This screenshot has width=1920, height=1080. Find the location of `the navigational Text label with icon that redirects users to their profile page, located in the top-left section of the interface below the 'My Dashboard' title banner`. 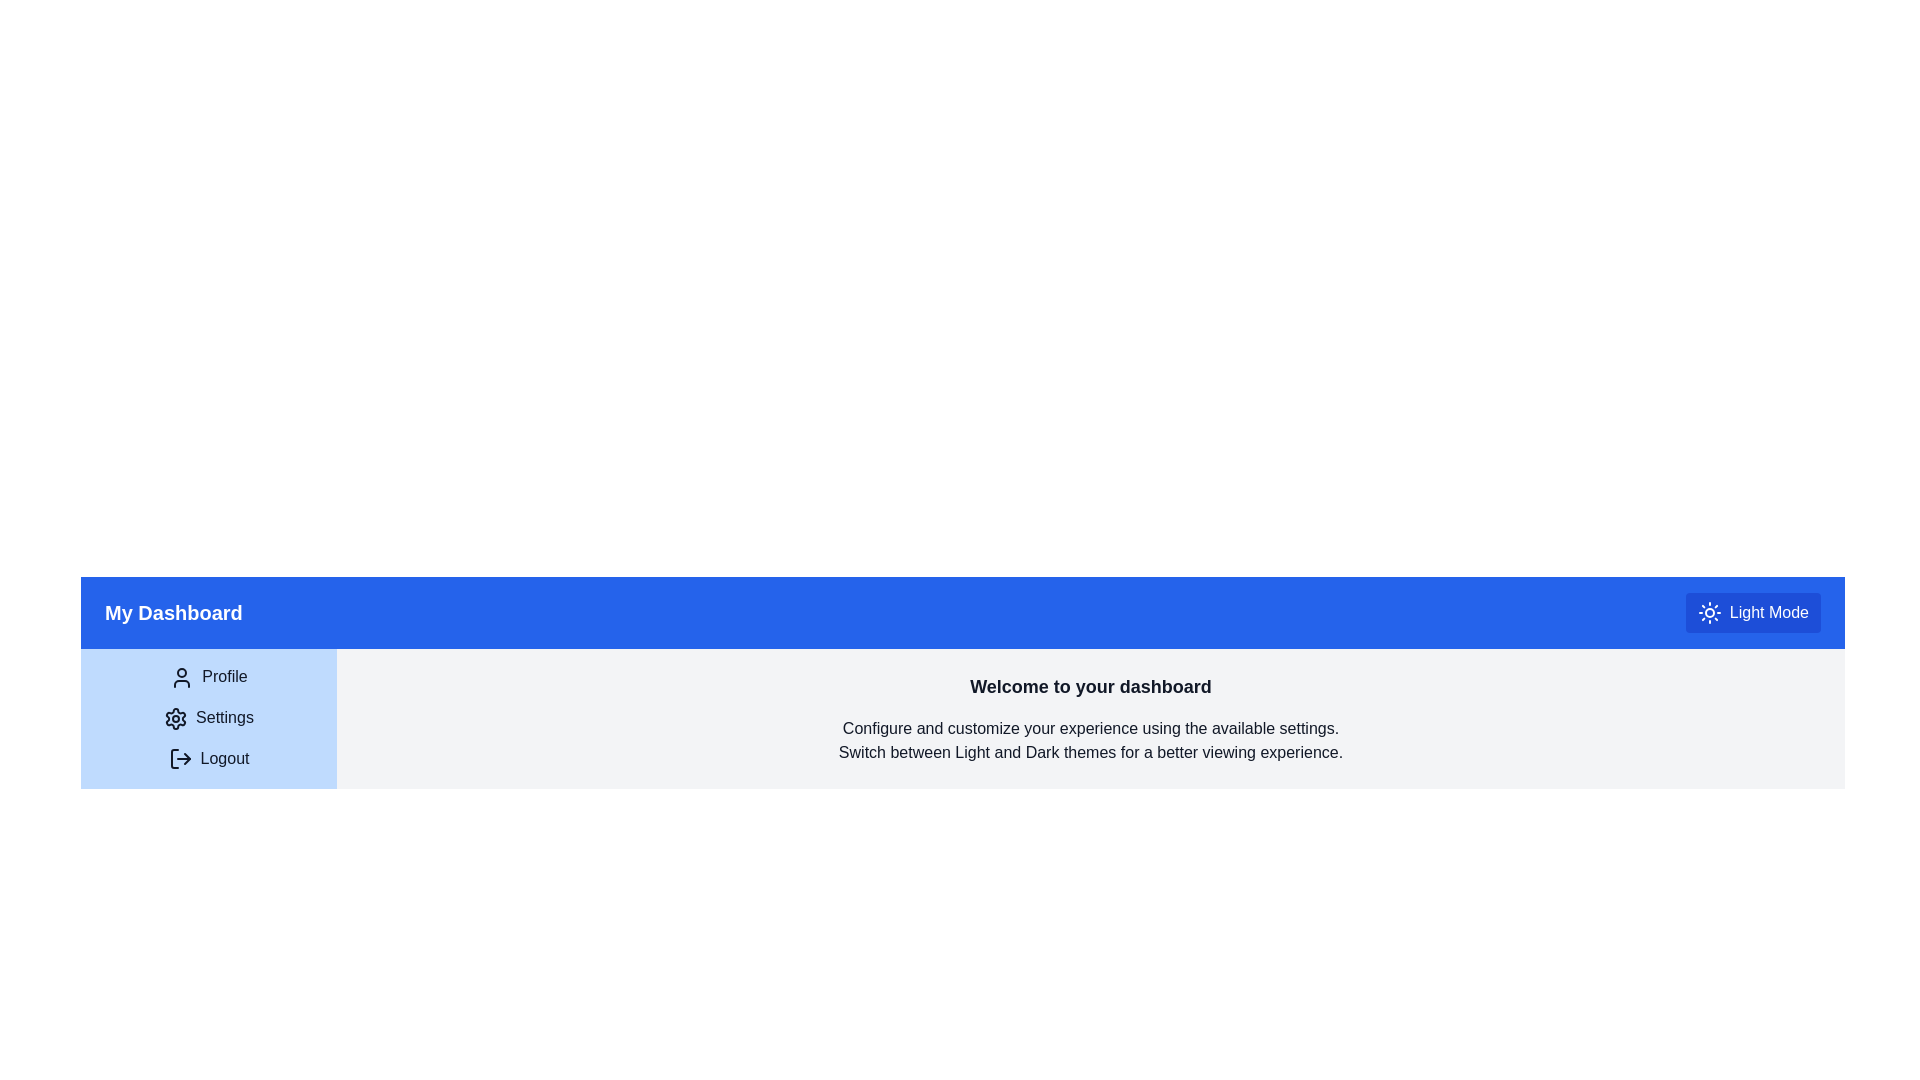

the navigational Text label with icon that redirects users to their profile page, located in the top-left section of the interface below the 'My Dashboard' title banner is located at coordinates (209, 676).